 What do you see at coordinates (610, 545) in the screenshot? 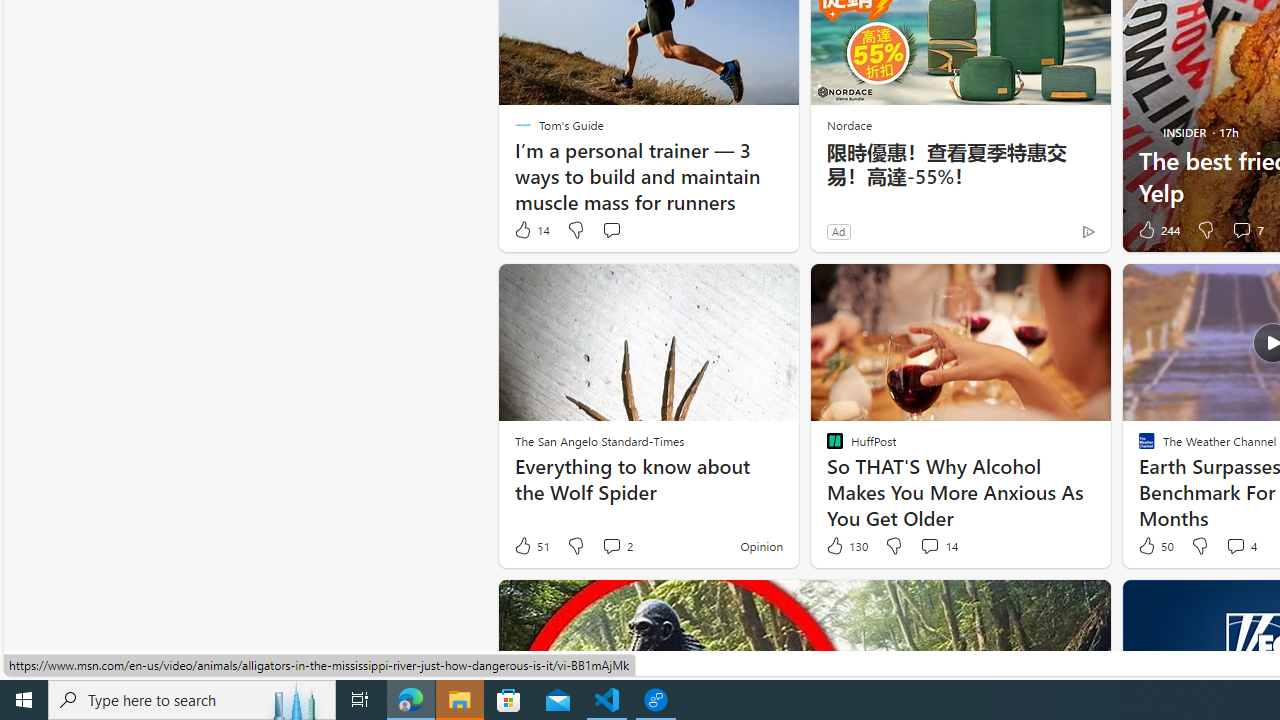
I see `'View comments 2 Comment'` at bounding box center [610, 545].